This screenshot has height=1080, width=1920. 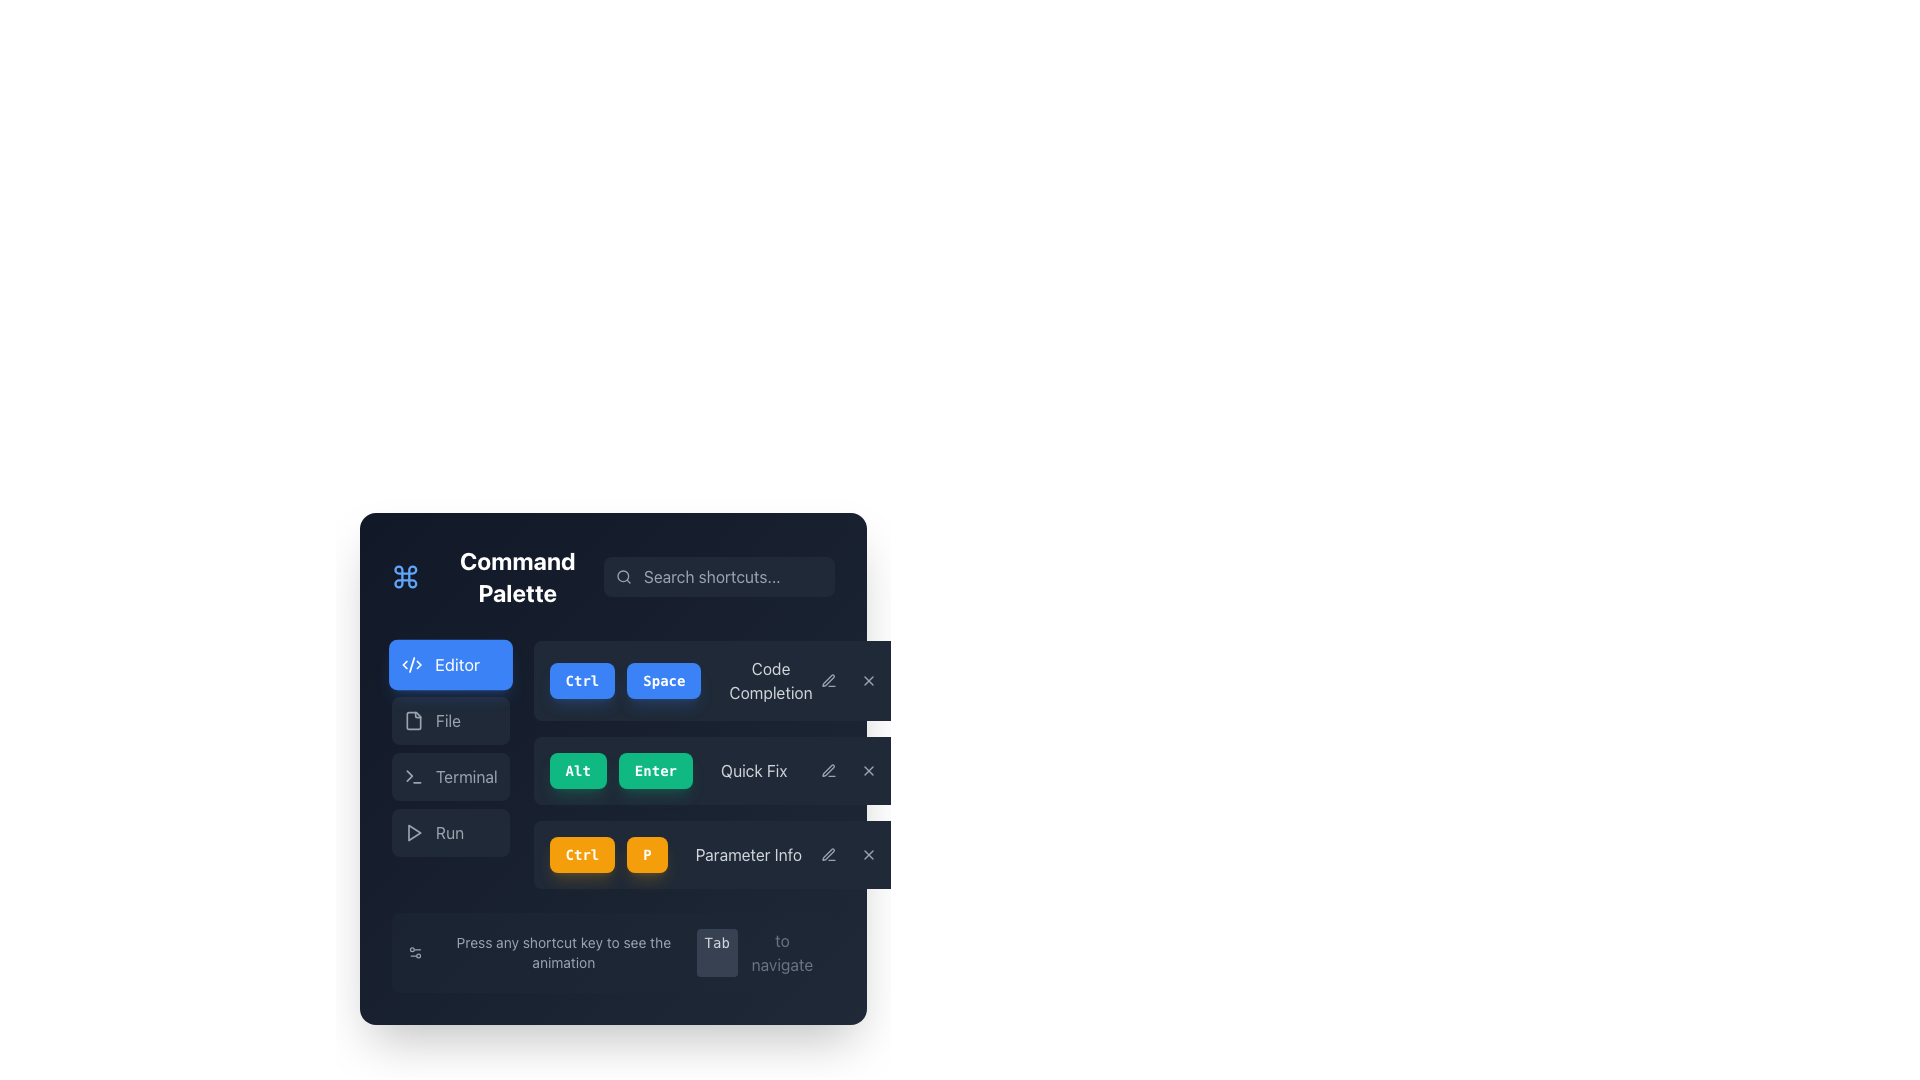 I want to click on the close button for the 'Code Completion' functionality, located on the rightmost side of the command palette interface segment, so click(x=868, y=680).